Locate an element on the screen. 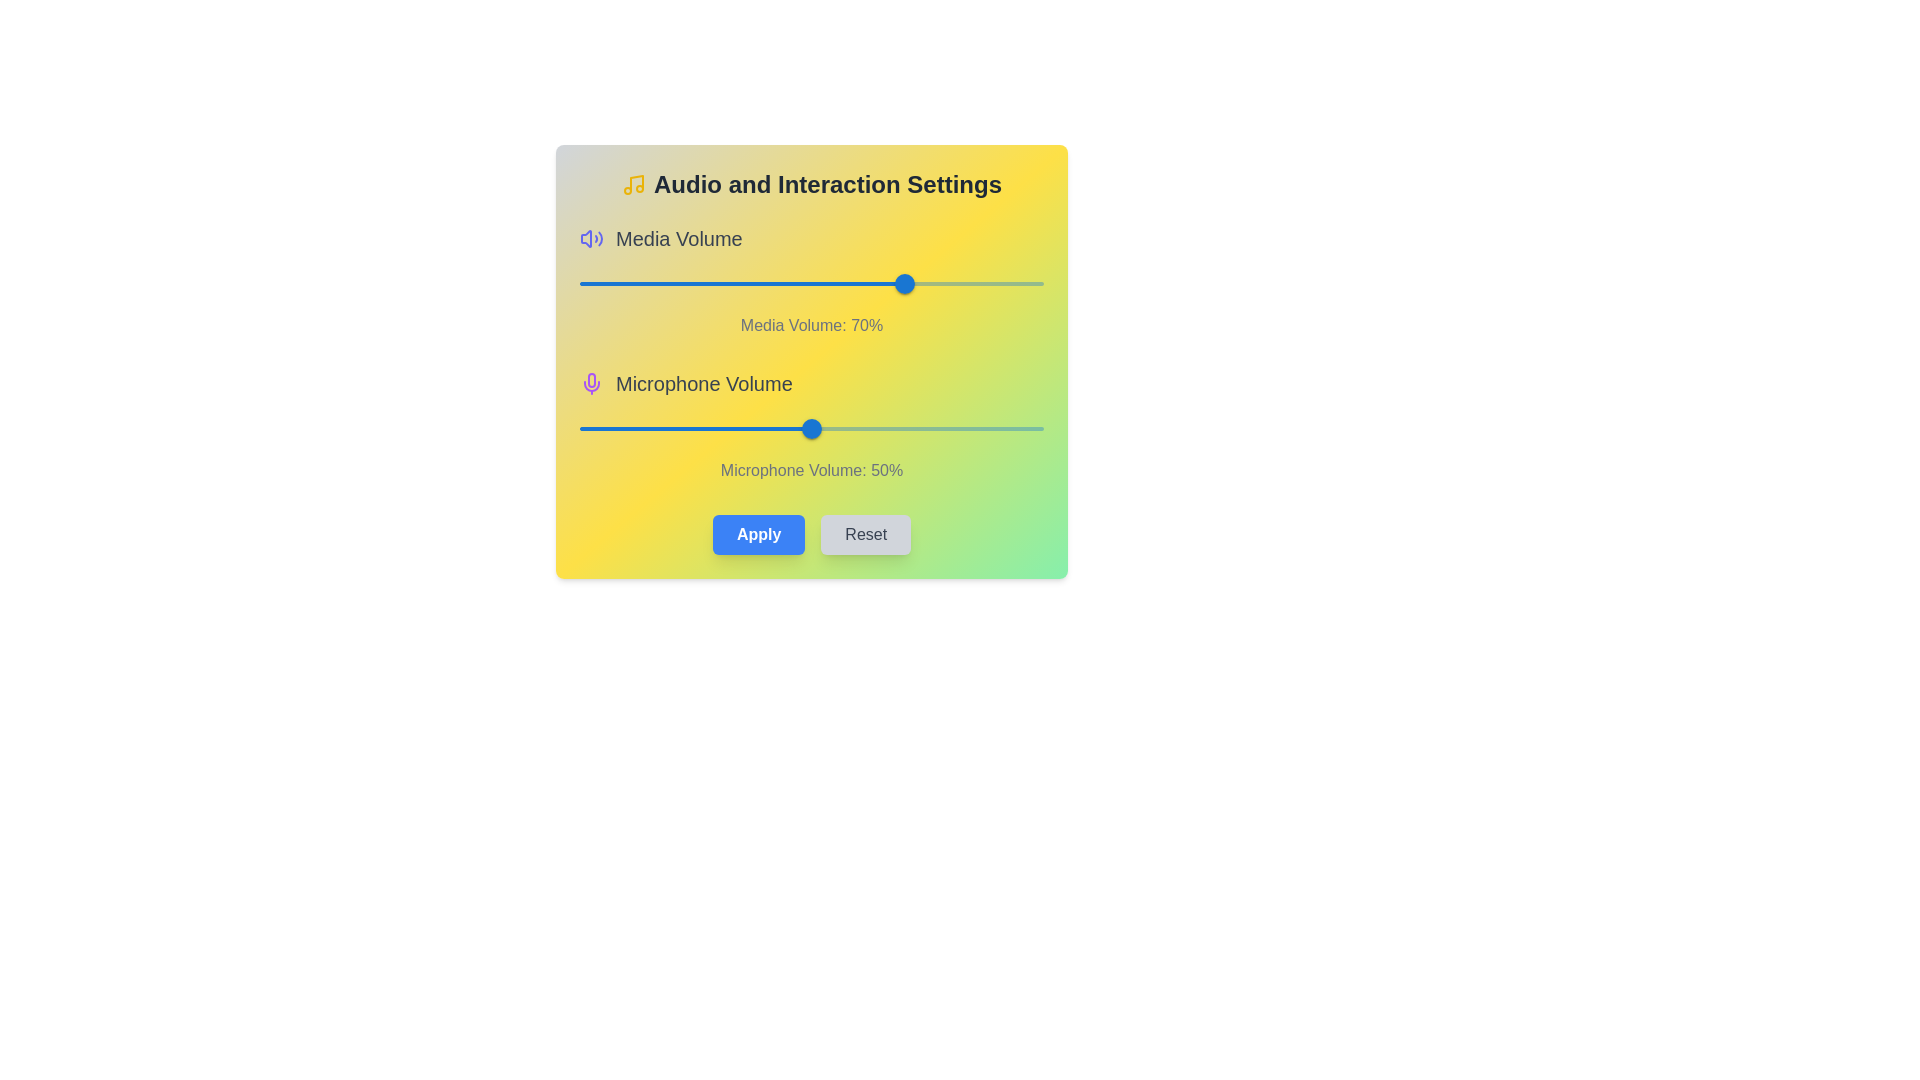 This screenshot has height=1080, width=1920. the microphone volume is located at coordinates (821, 427).